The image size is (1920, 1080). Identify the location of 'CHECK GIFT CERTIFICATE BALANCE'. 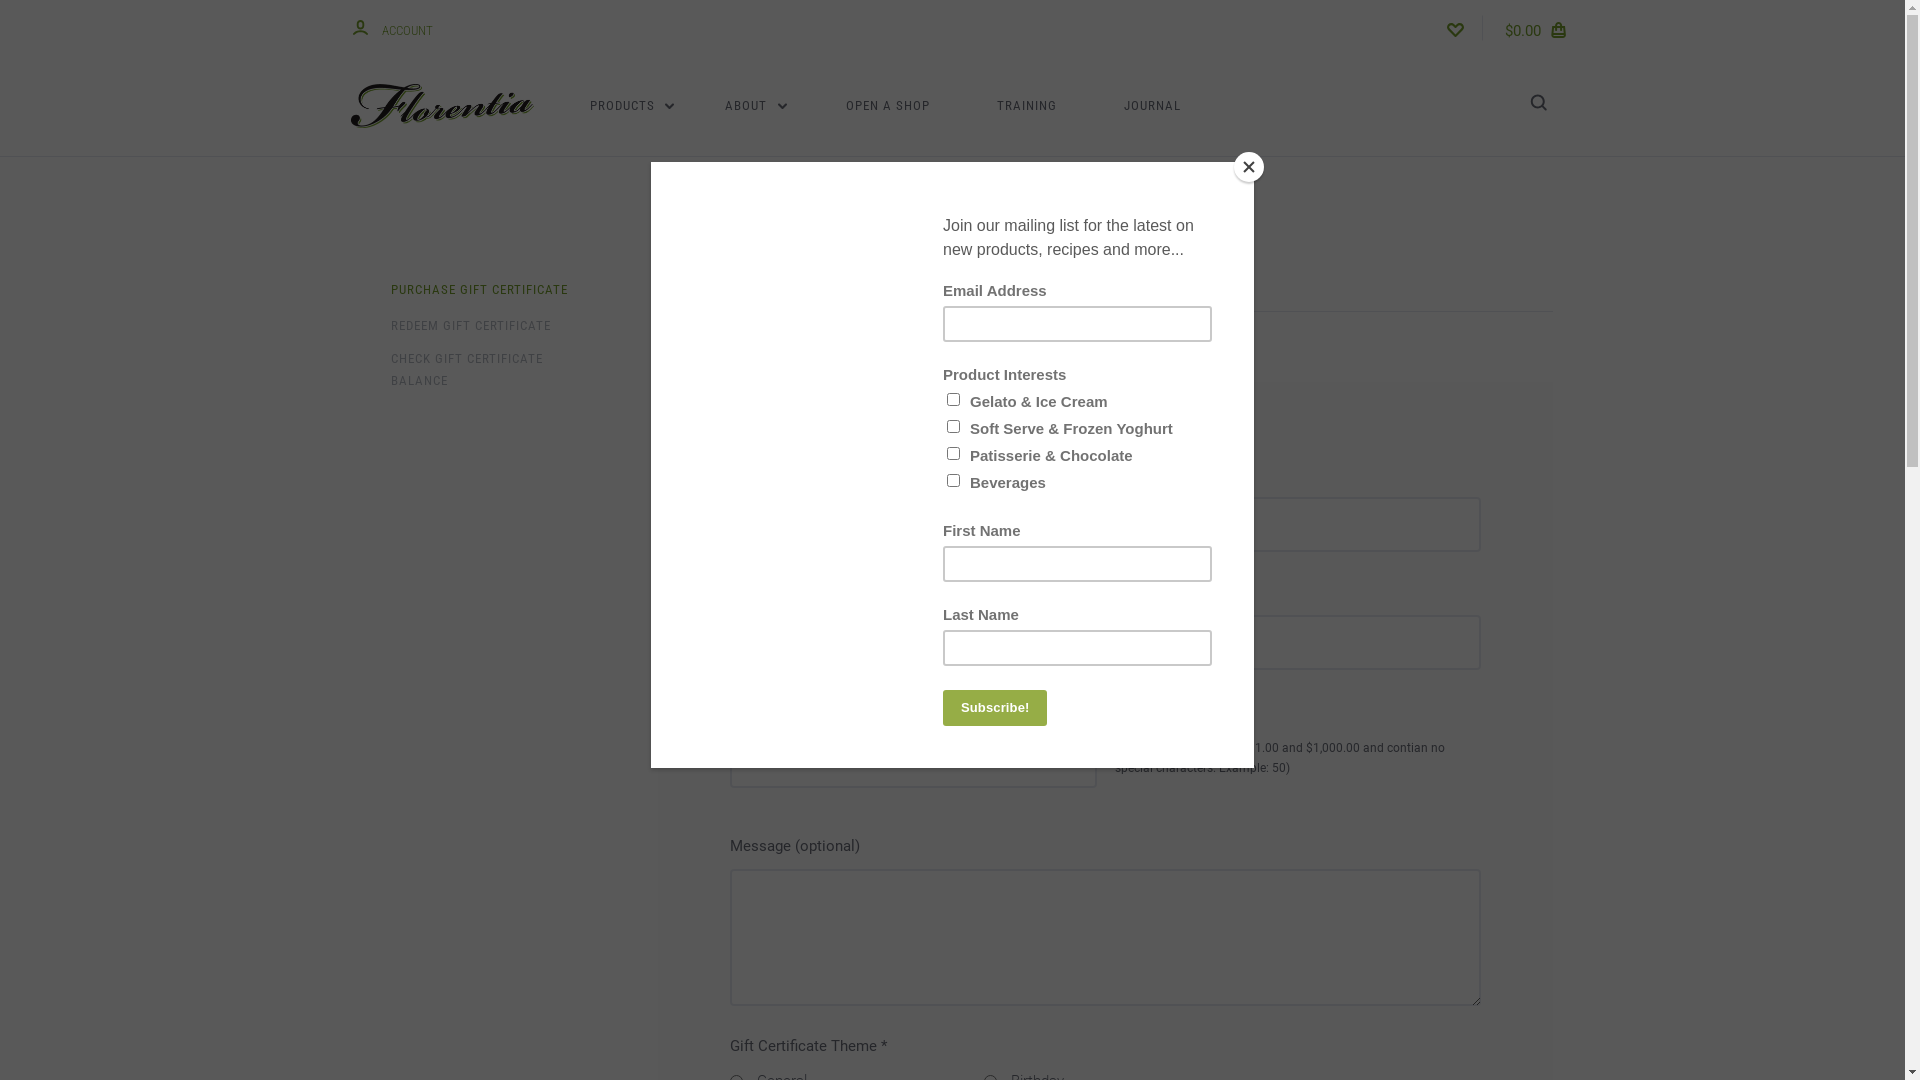
(478, 370).